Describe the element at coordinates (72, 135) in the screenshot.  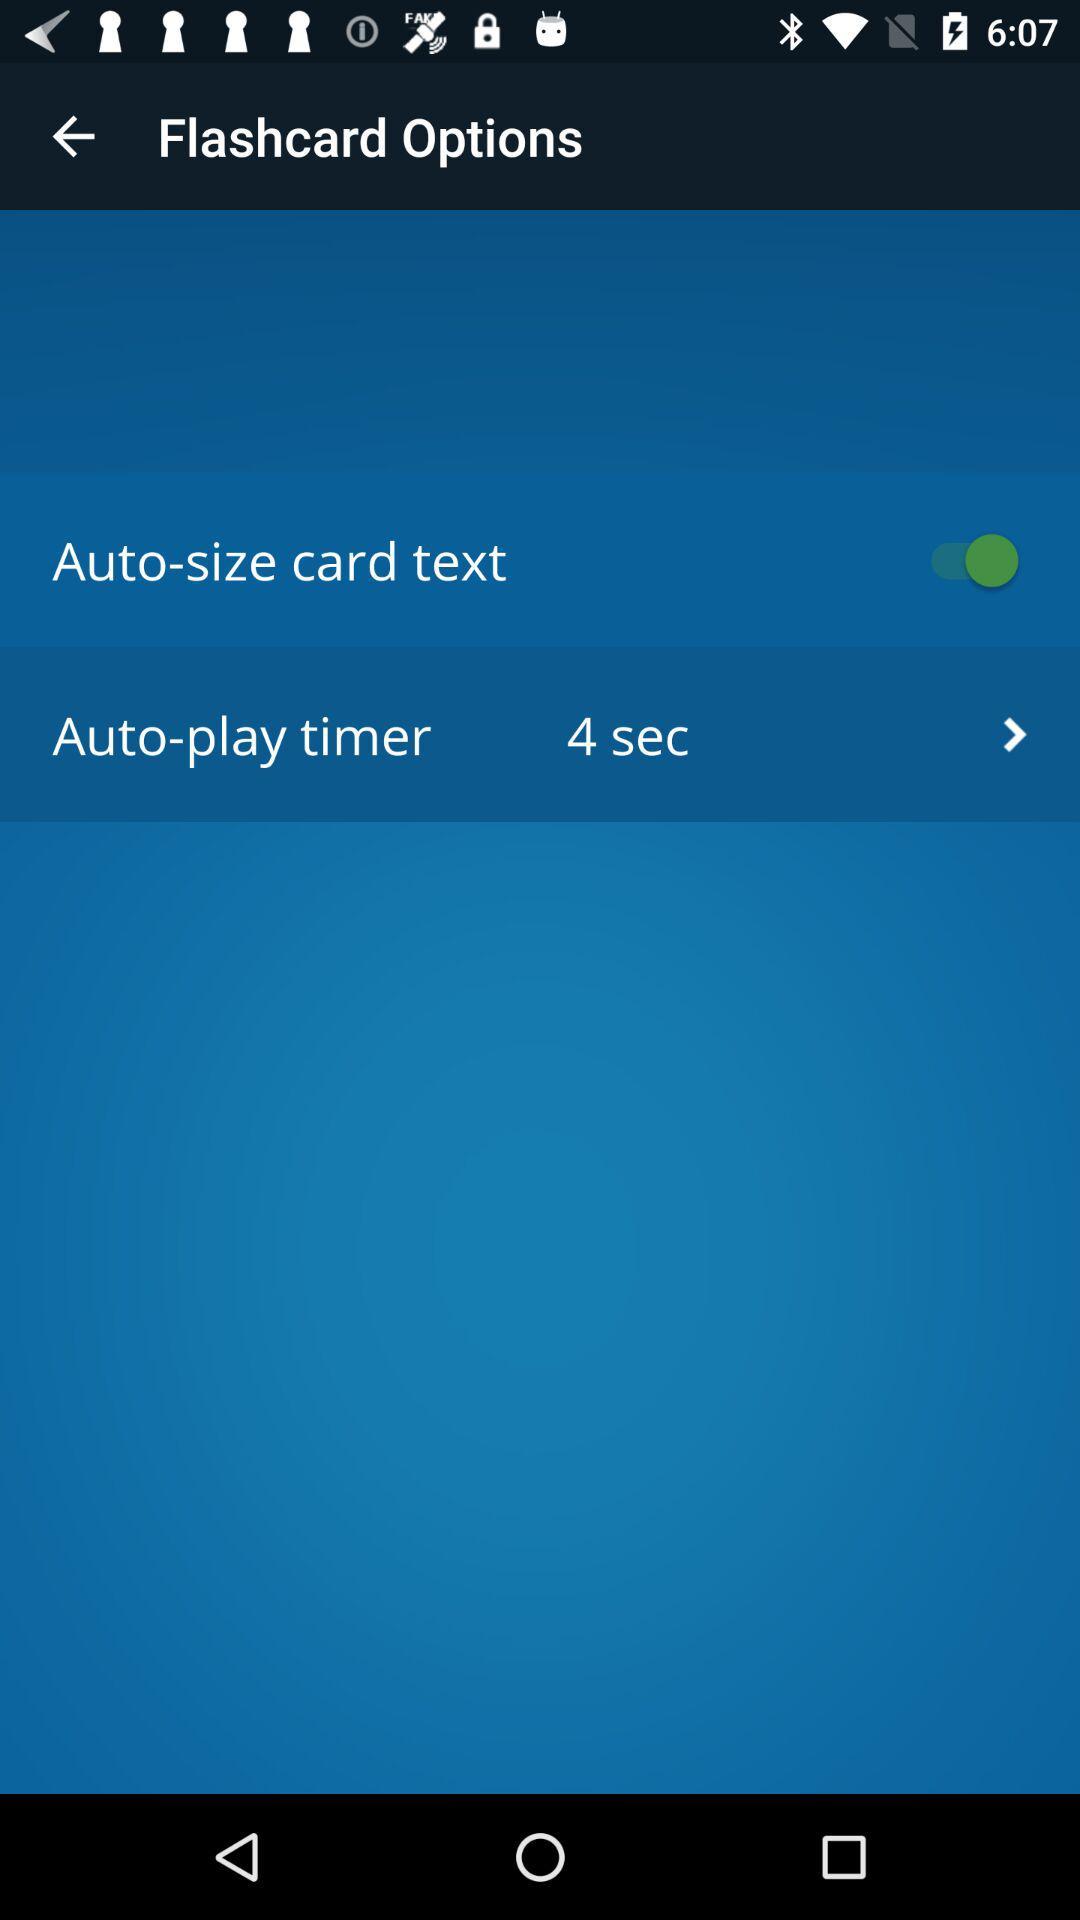
I see `the item at the top left corner` at that location.